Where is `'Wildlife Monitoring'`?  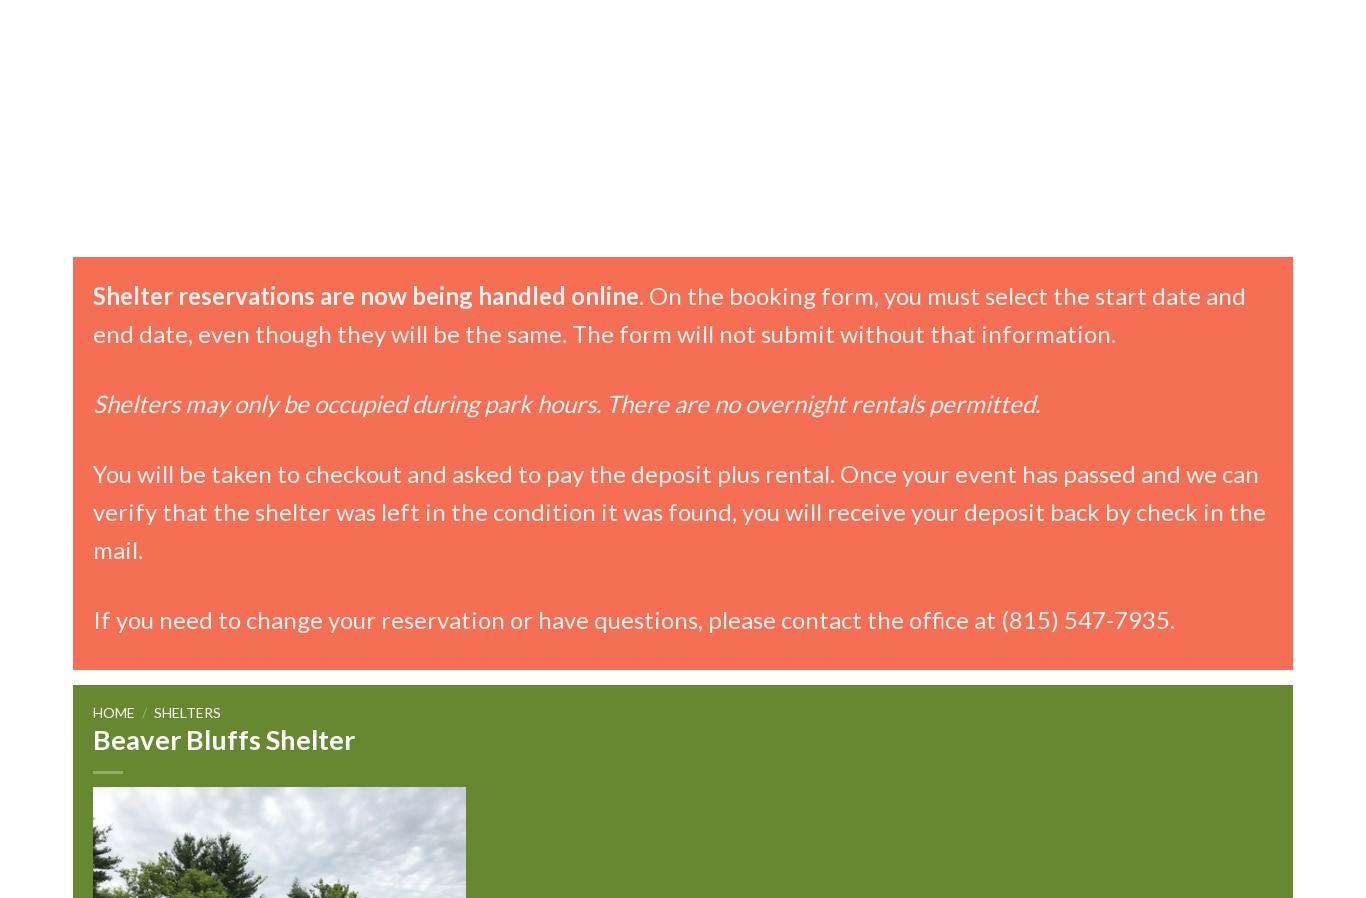
'Wildlife Monitoring' is located at coordinates (465, 386).